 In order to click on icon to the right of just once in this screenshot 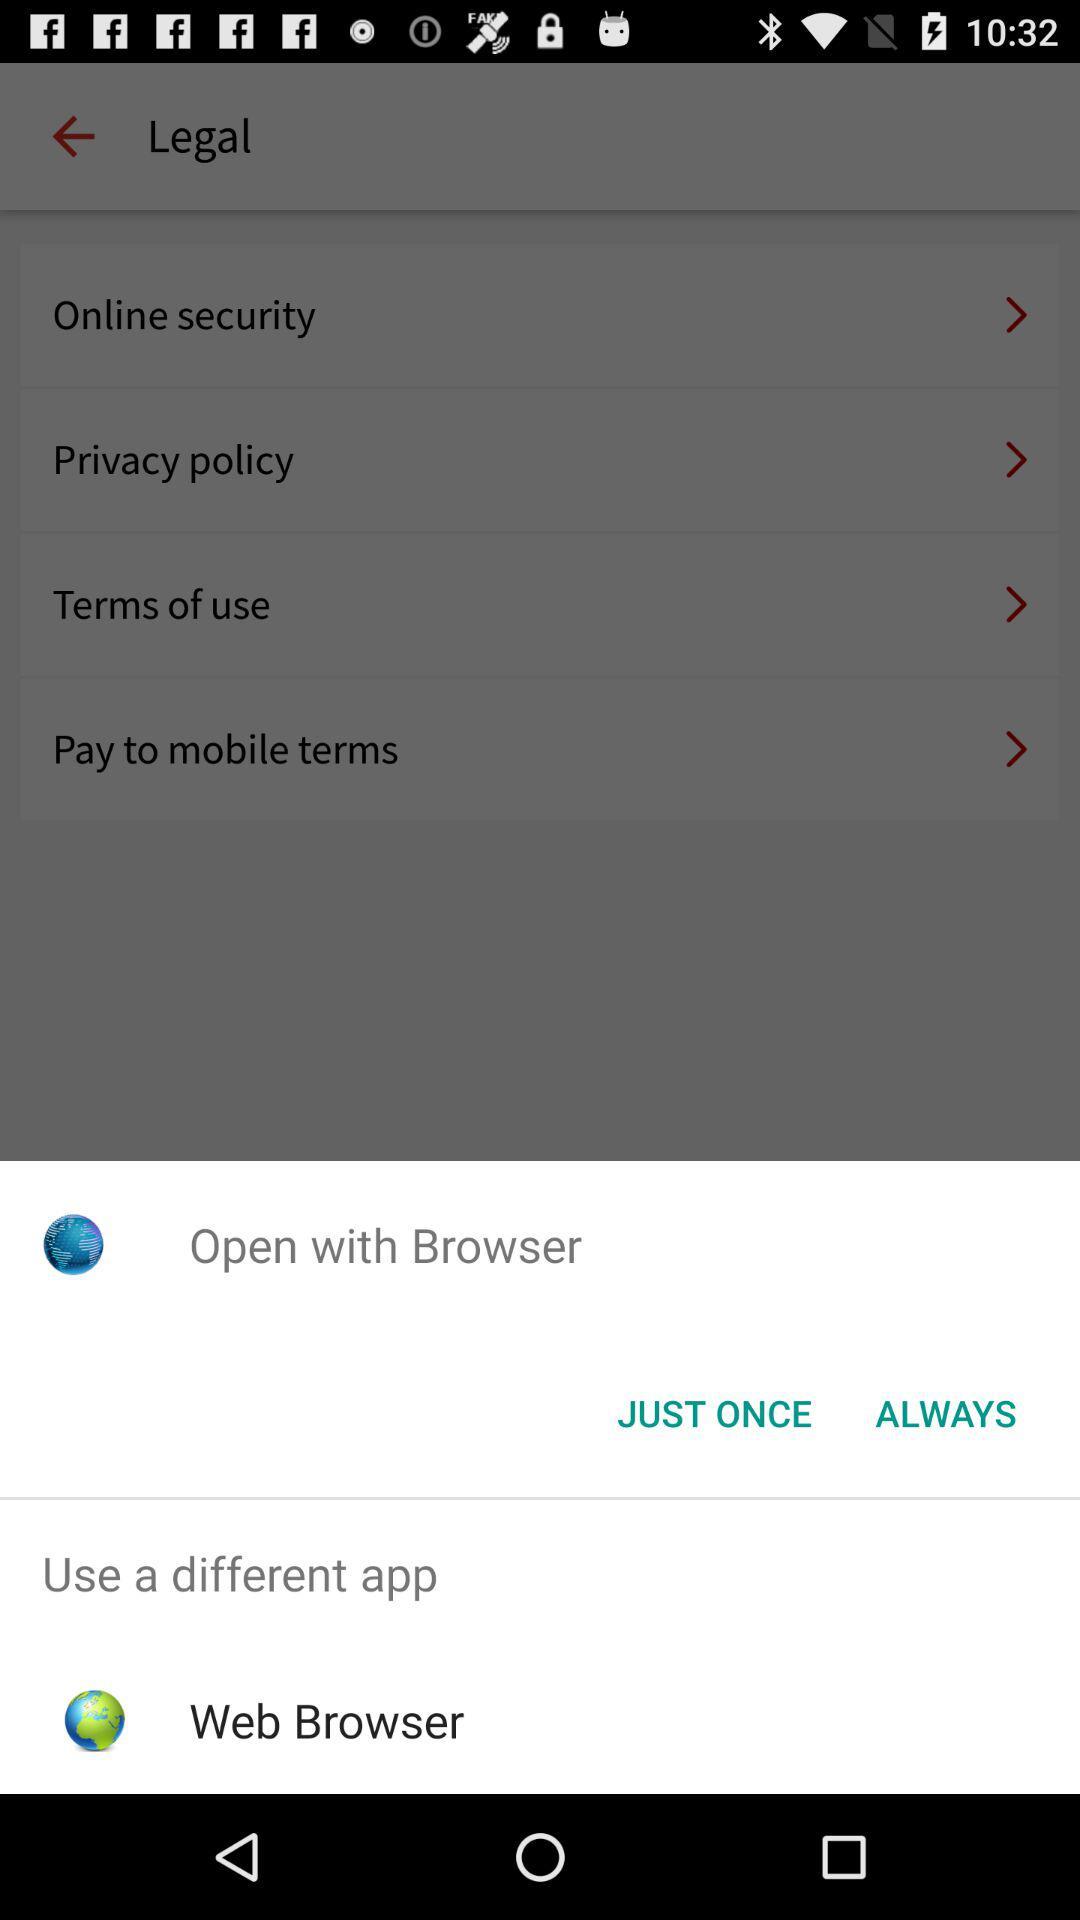, I will do `click(945, 1411)`.